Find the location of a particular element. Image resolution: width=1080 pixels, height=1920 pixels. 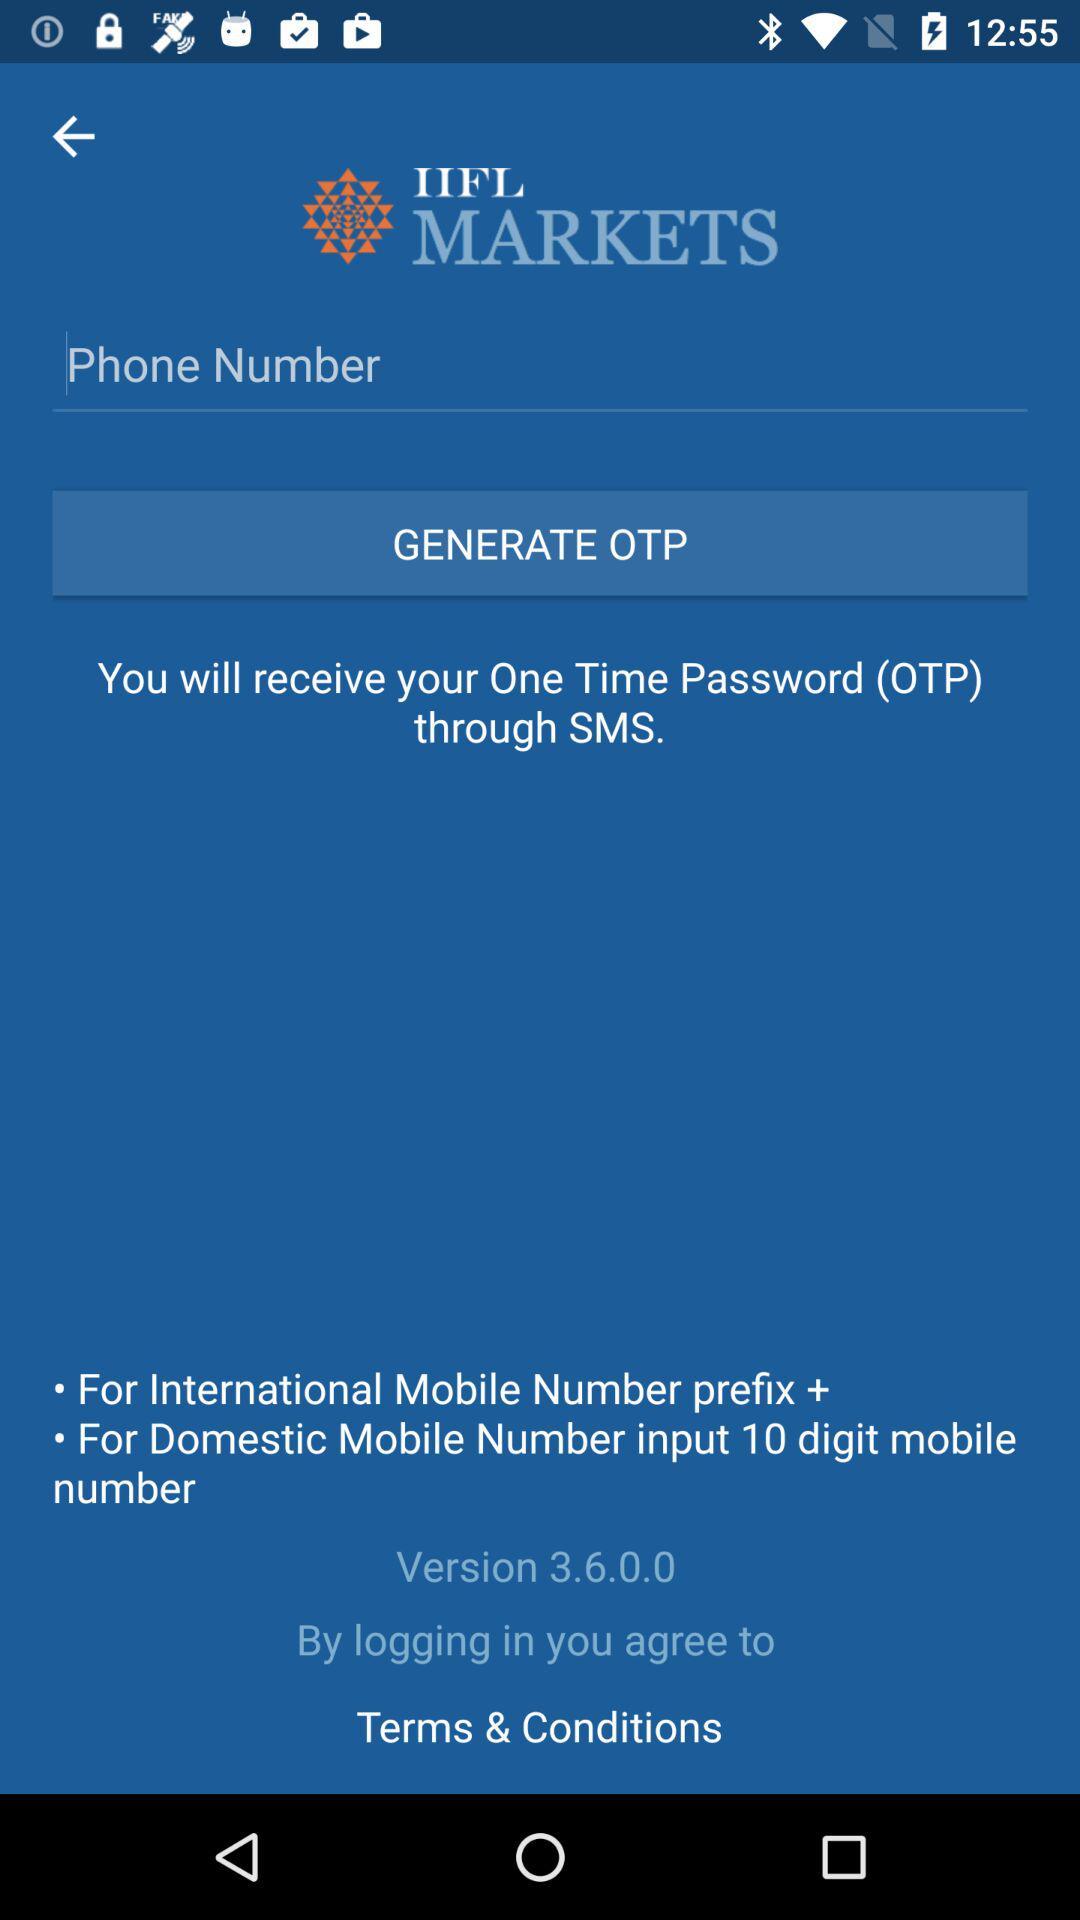

the item below version 3 6 item is located at coordinates (540, 1638).